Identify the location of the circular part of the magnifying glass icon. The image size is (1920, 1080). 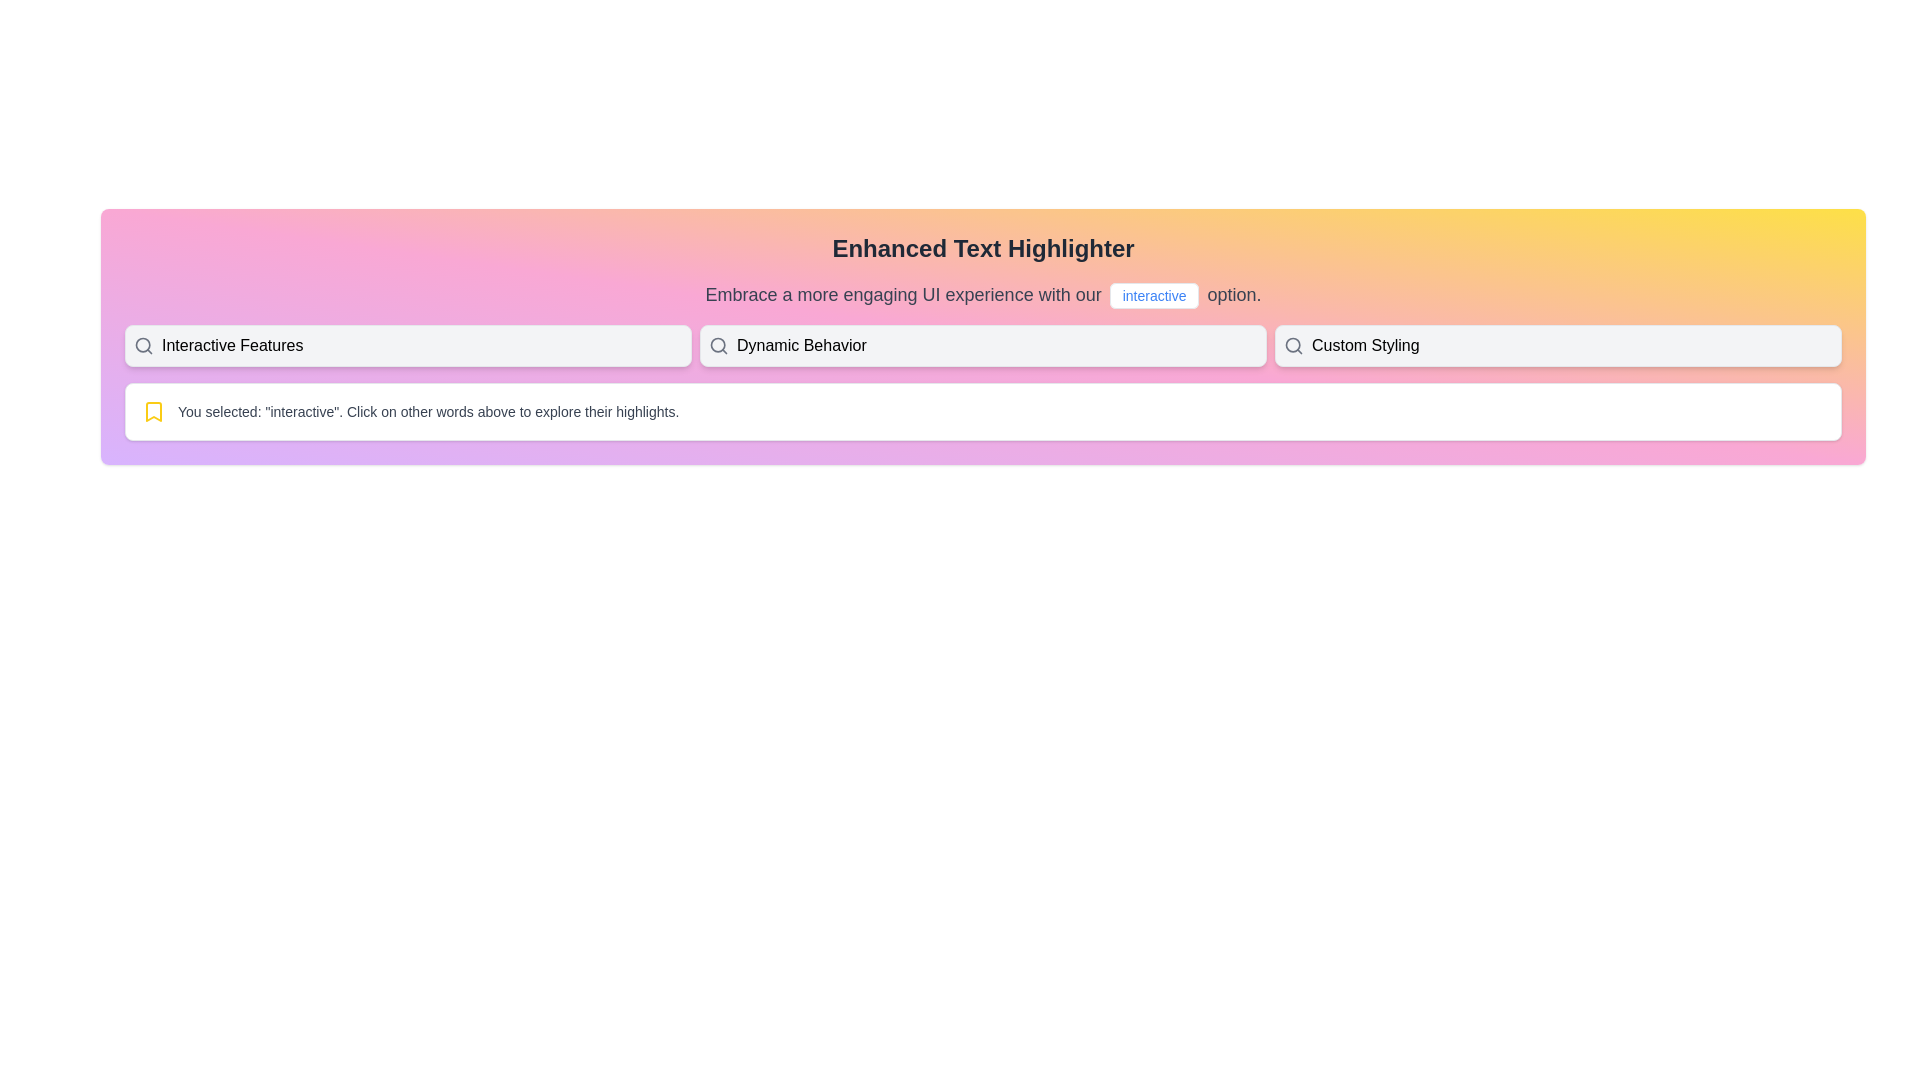
(142, 344).